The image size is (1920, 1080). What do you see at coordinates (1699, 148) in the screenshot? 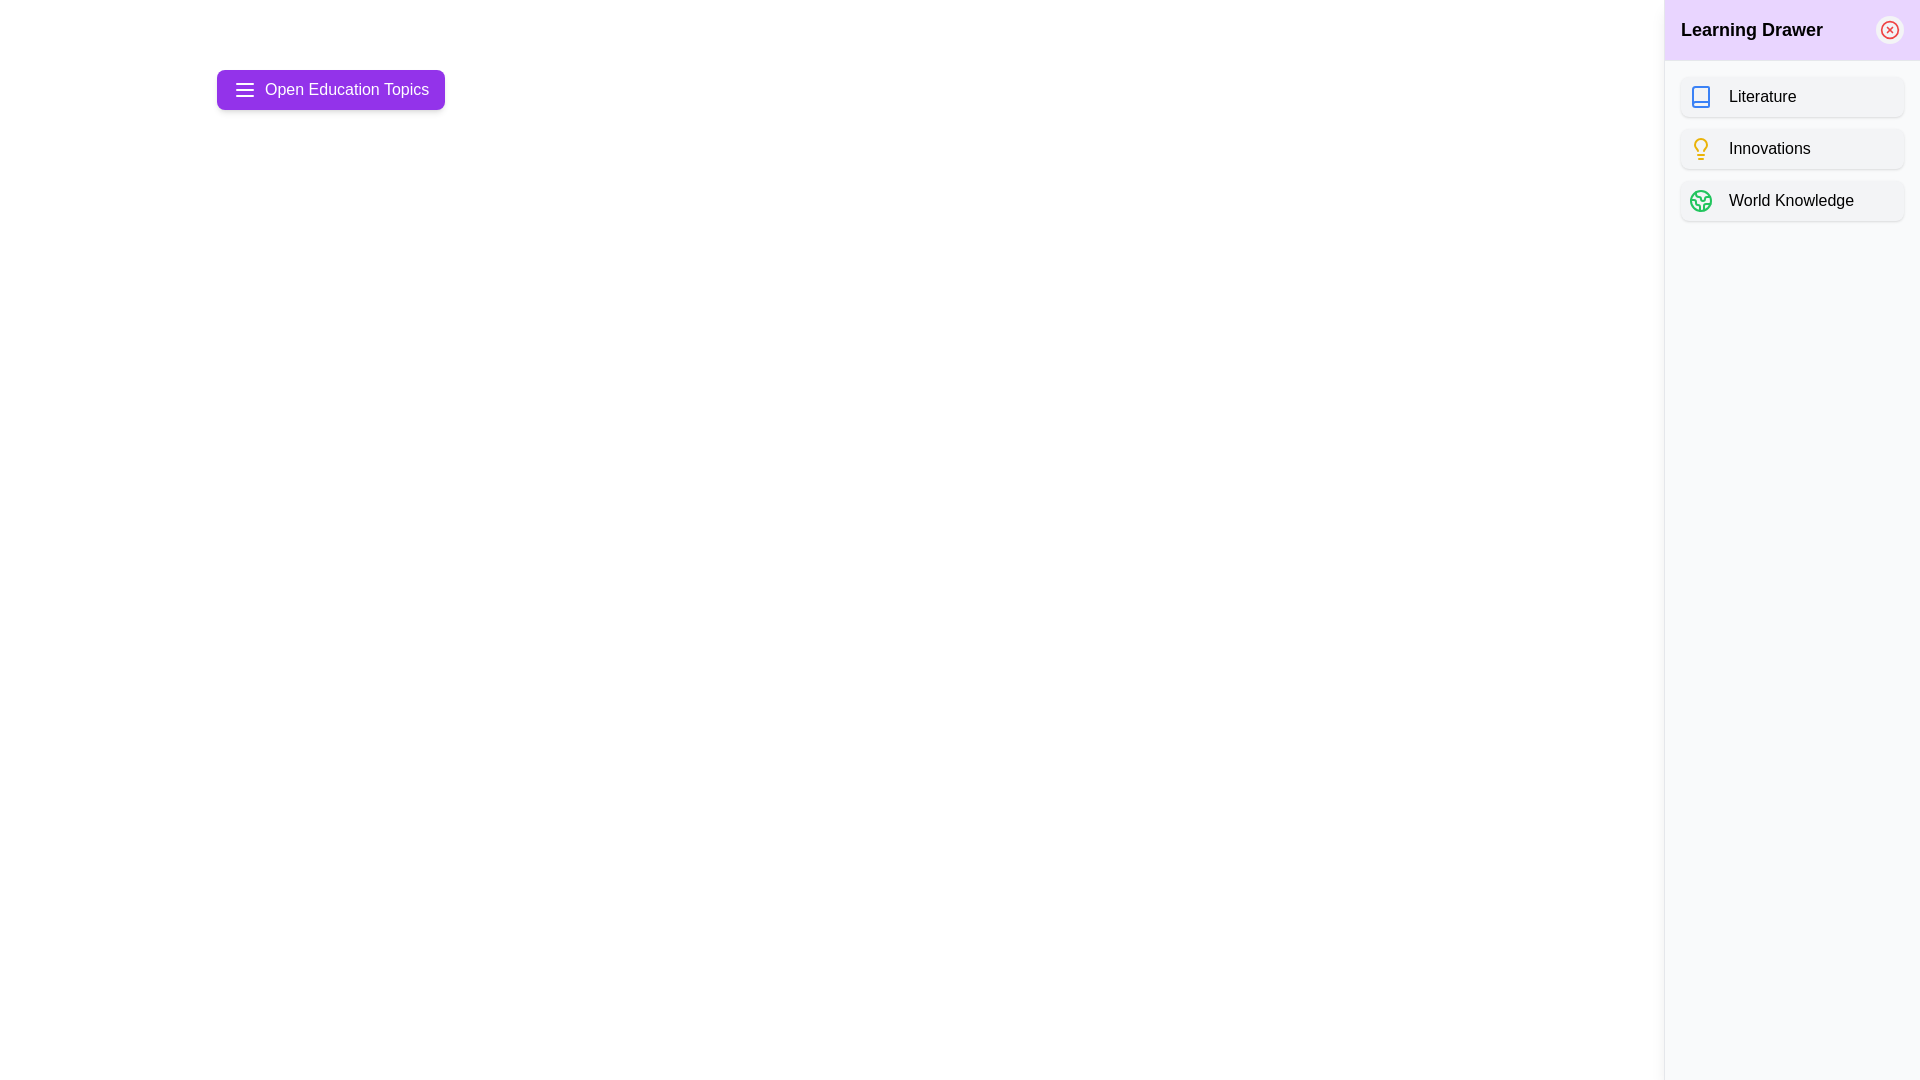
I see `the topic icon for Innovations` at bounding box center [1699, 148].